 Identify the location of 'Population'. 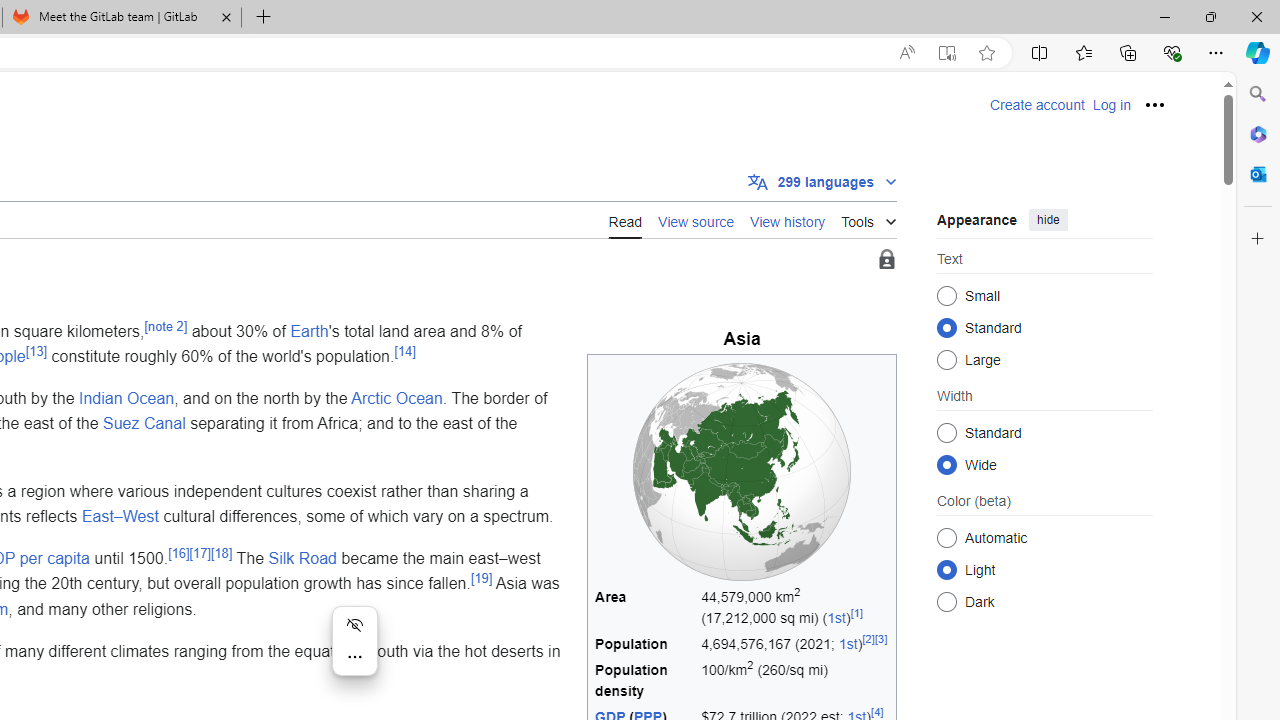
(645, 644).